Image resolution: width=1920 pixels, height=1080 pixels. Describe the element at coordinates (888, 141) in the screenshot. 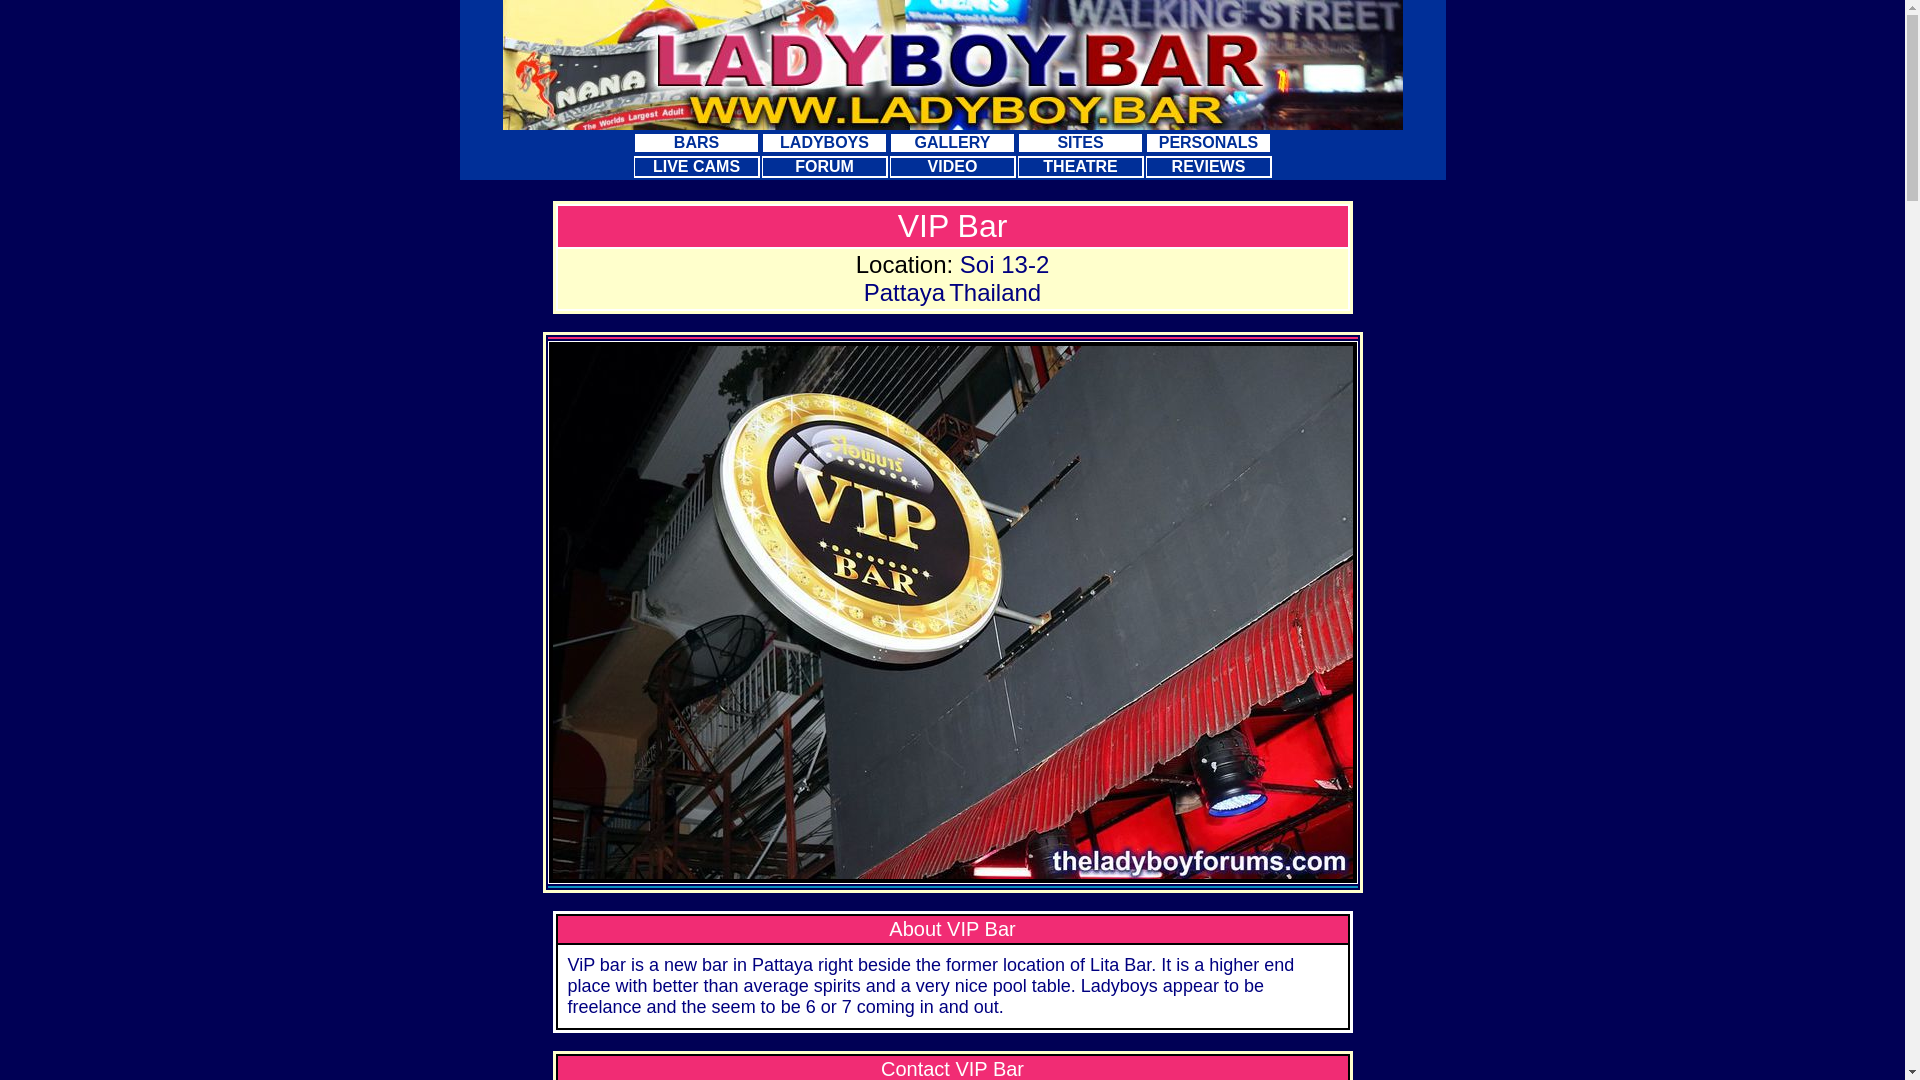

I see `'GALLERY'` at that location.